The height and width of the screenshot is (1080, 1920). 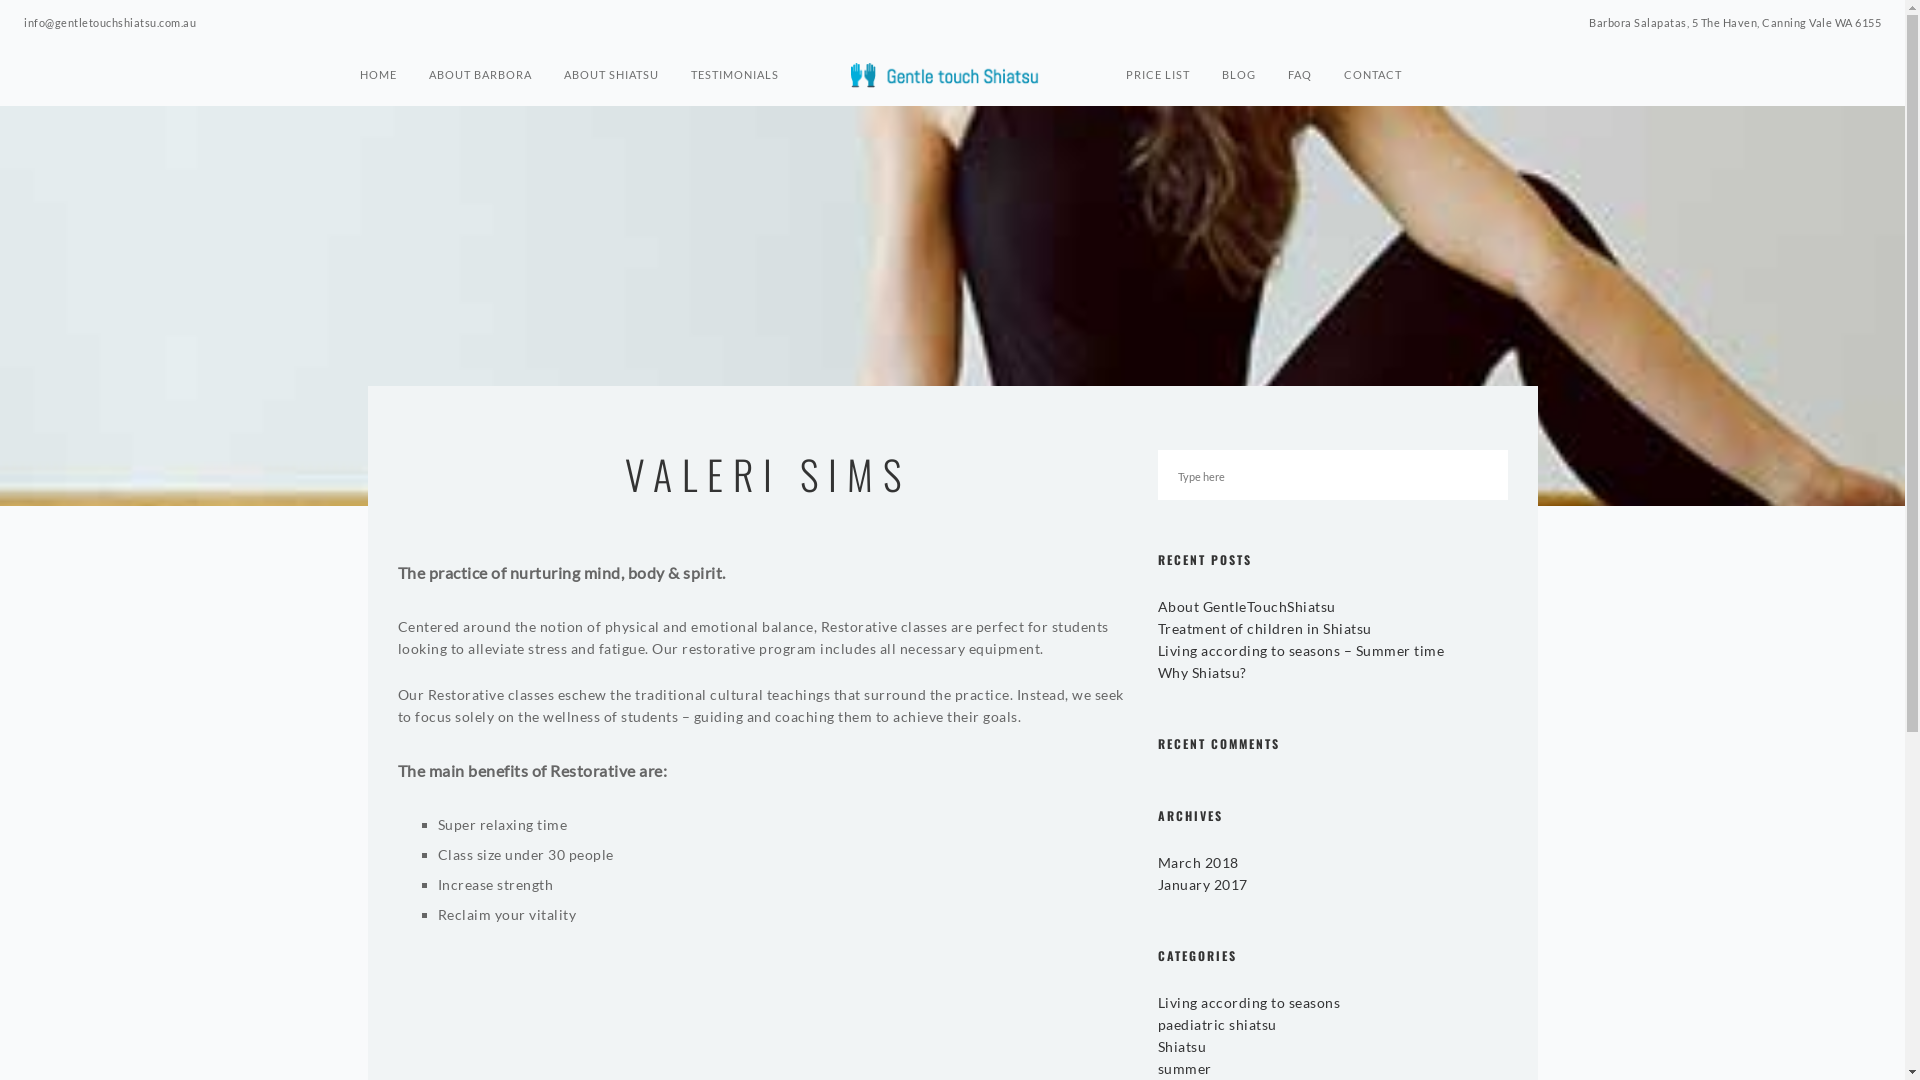 I want to click on 'About GentleTouchShiatsu', so click(x=1246, y=605).